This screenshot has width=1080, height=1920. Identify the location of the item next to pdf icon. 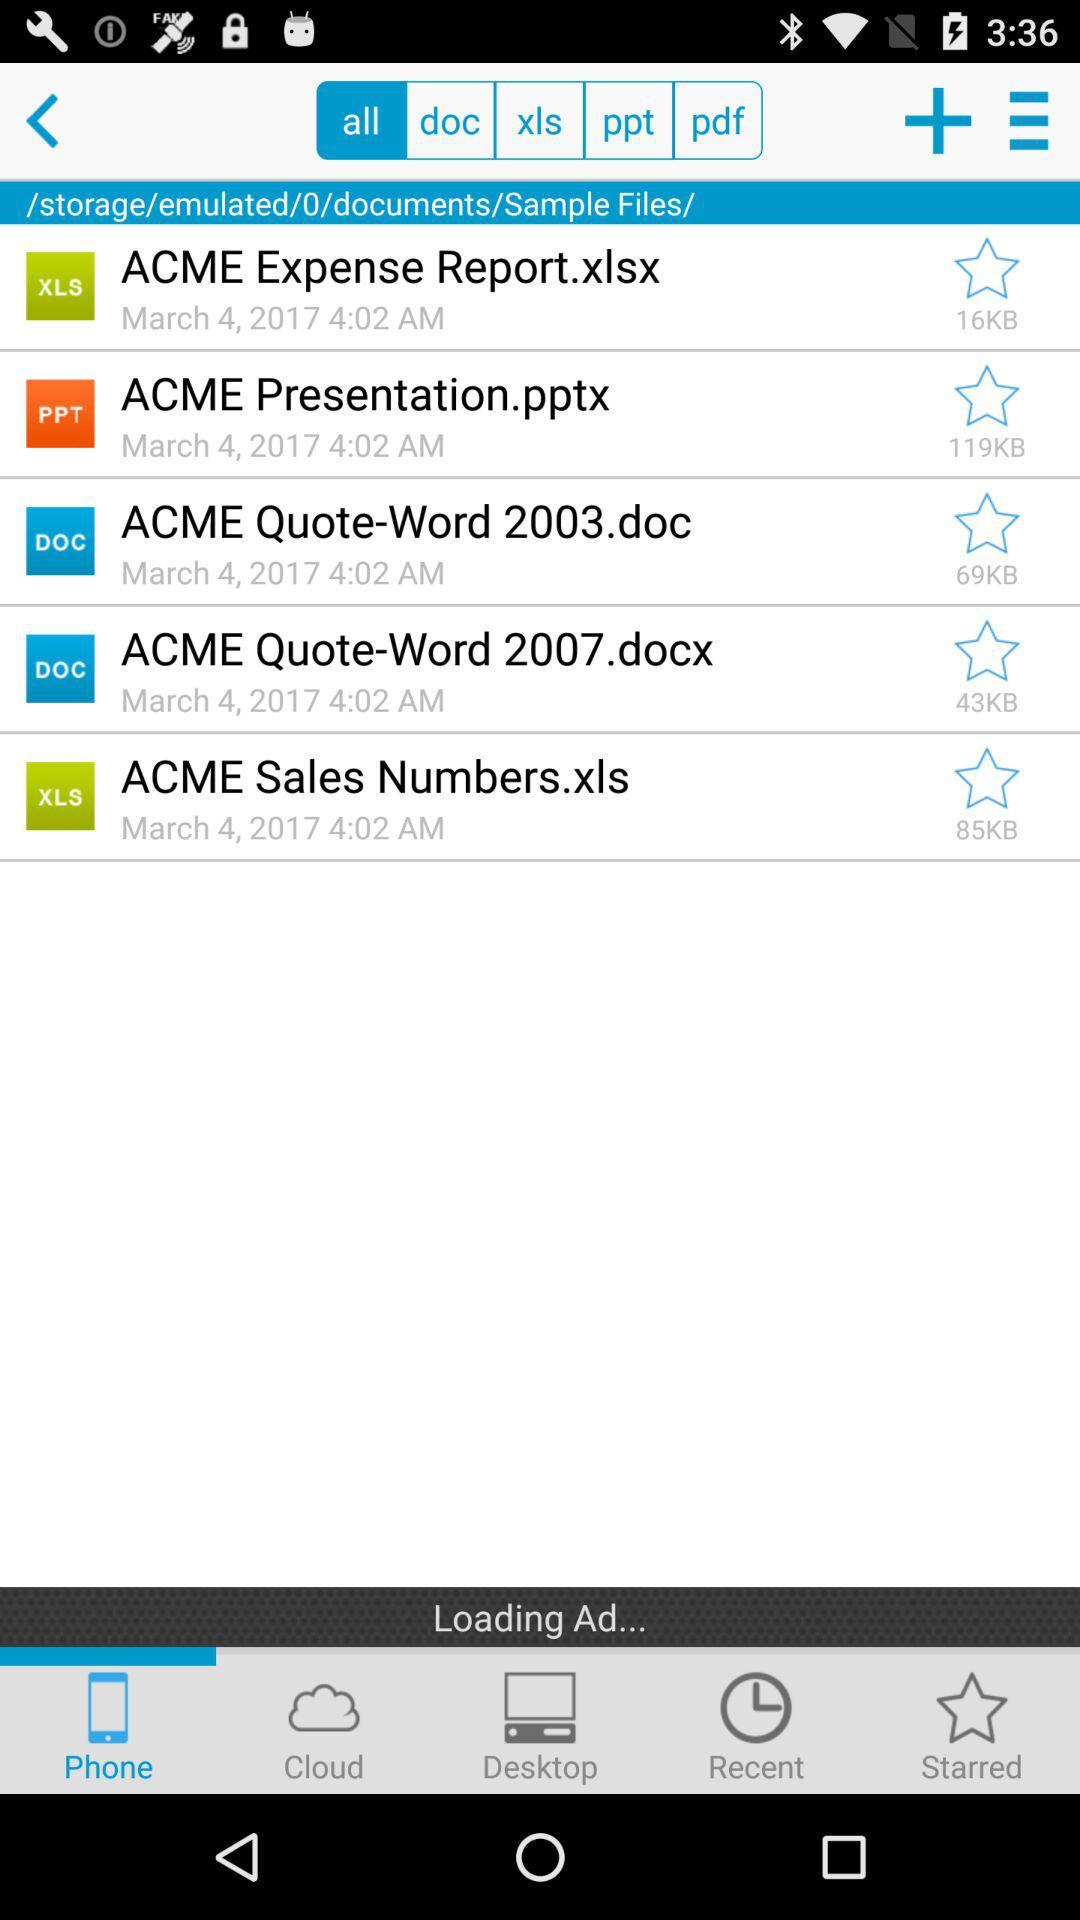
(627, 119).